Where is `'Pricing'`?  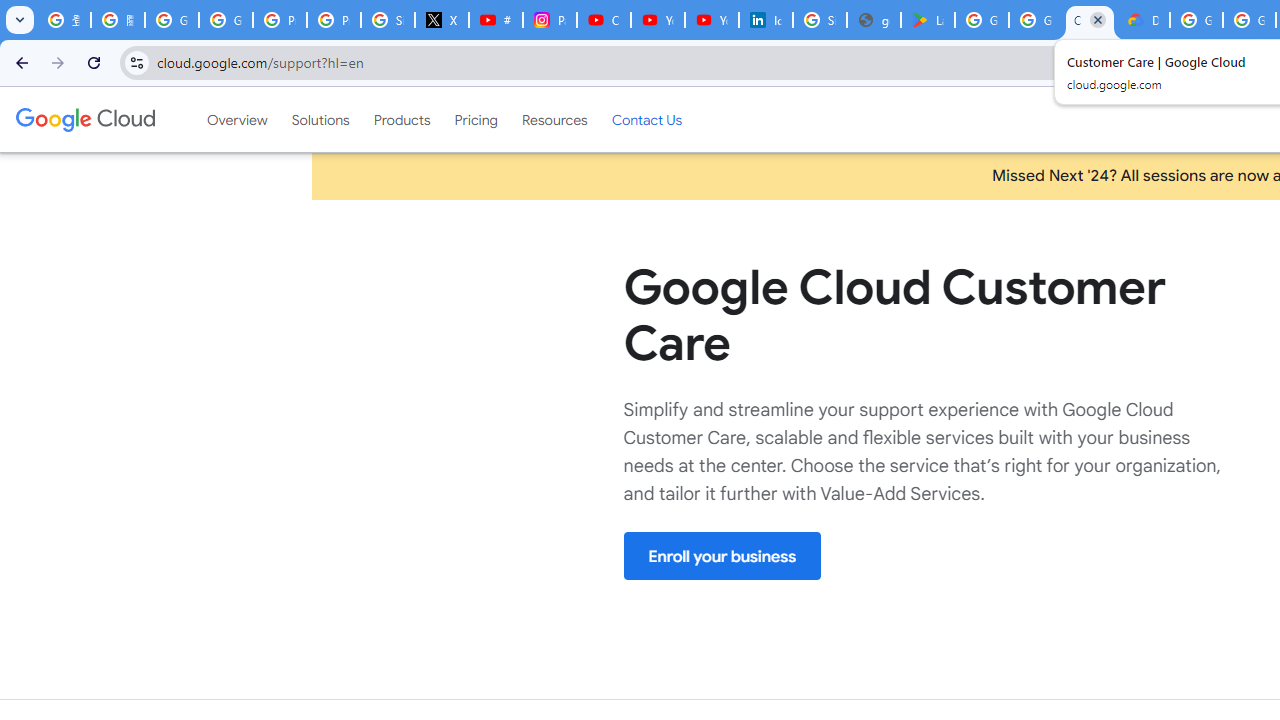 'Pricing' is located at coordinates (475, 119).